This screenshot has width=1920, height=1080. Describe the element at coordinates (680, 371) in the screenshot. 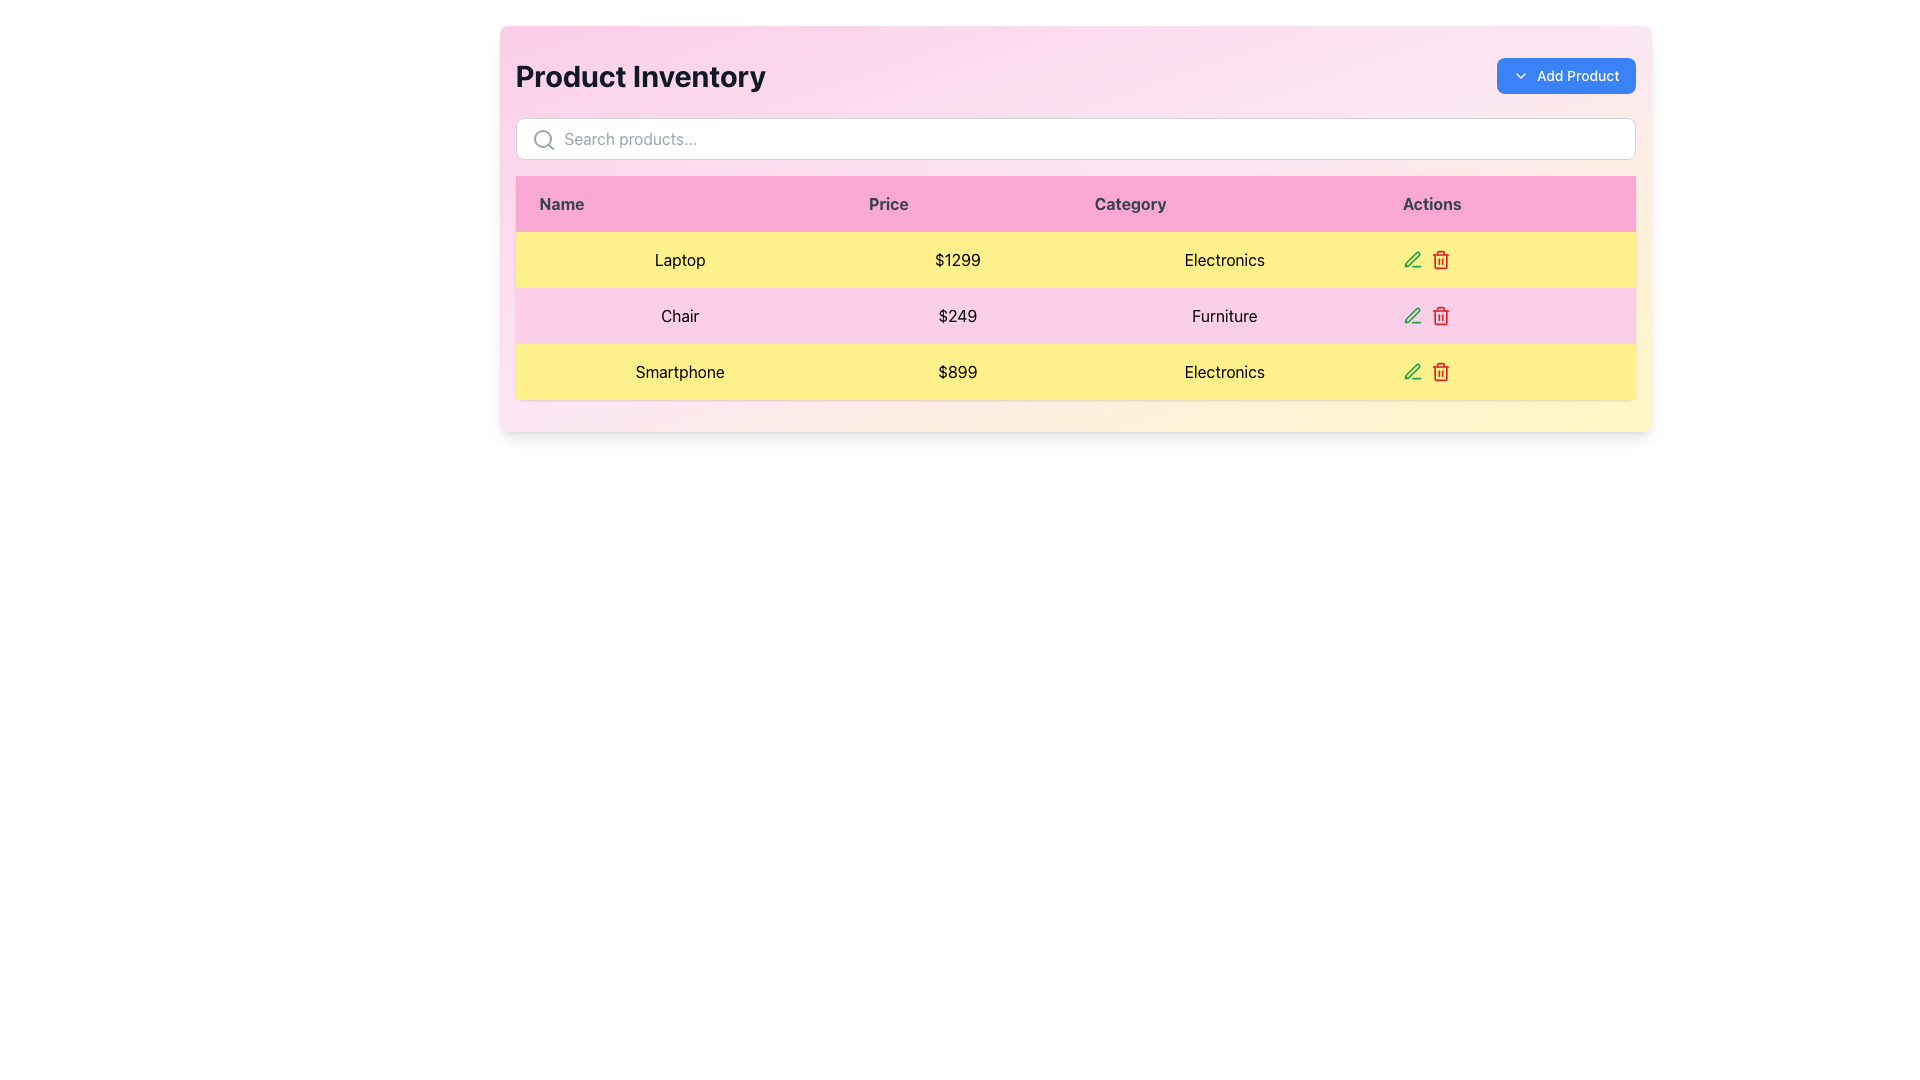

I see `the text label displaying 'Smartphone' in bold, located in the third row and first column of the table with a yellow background` at that location.